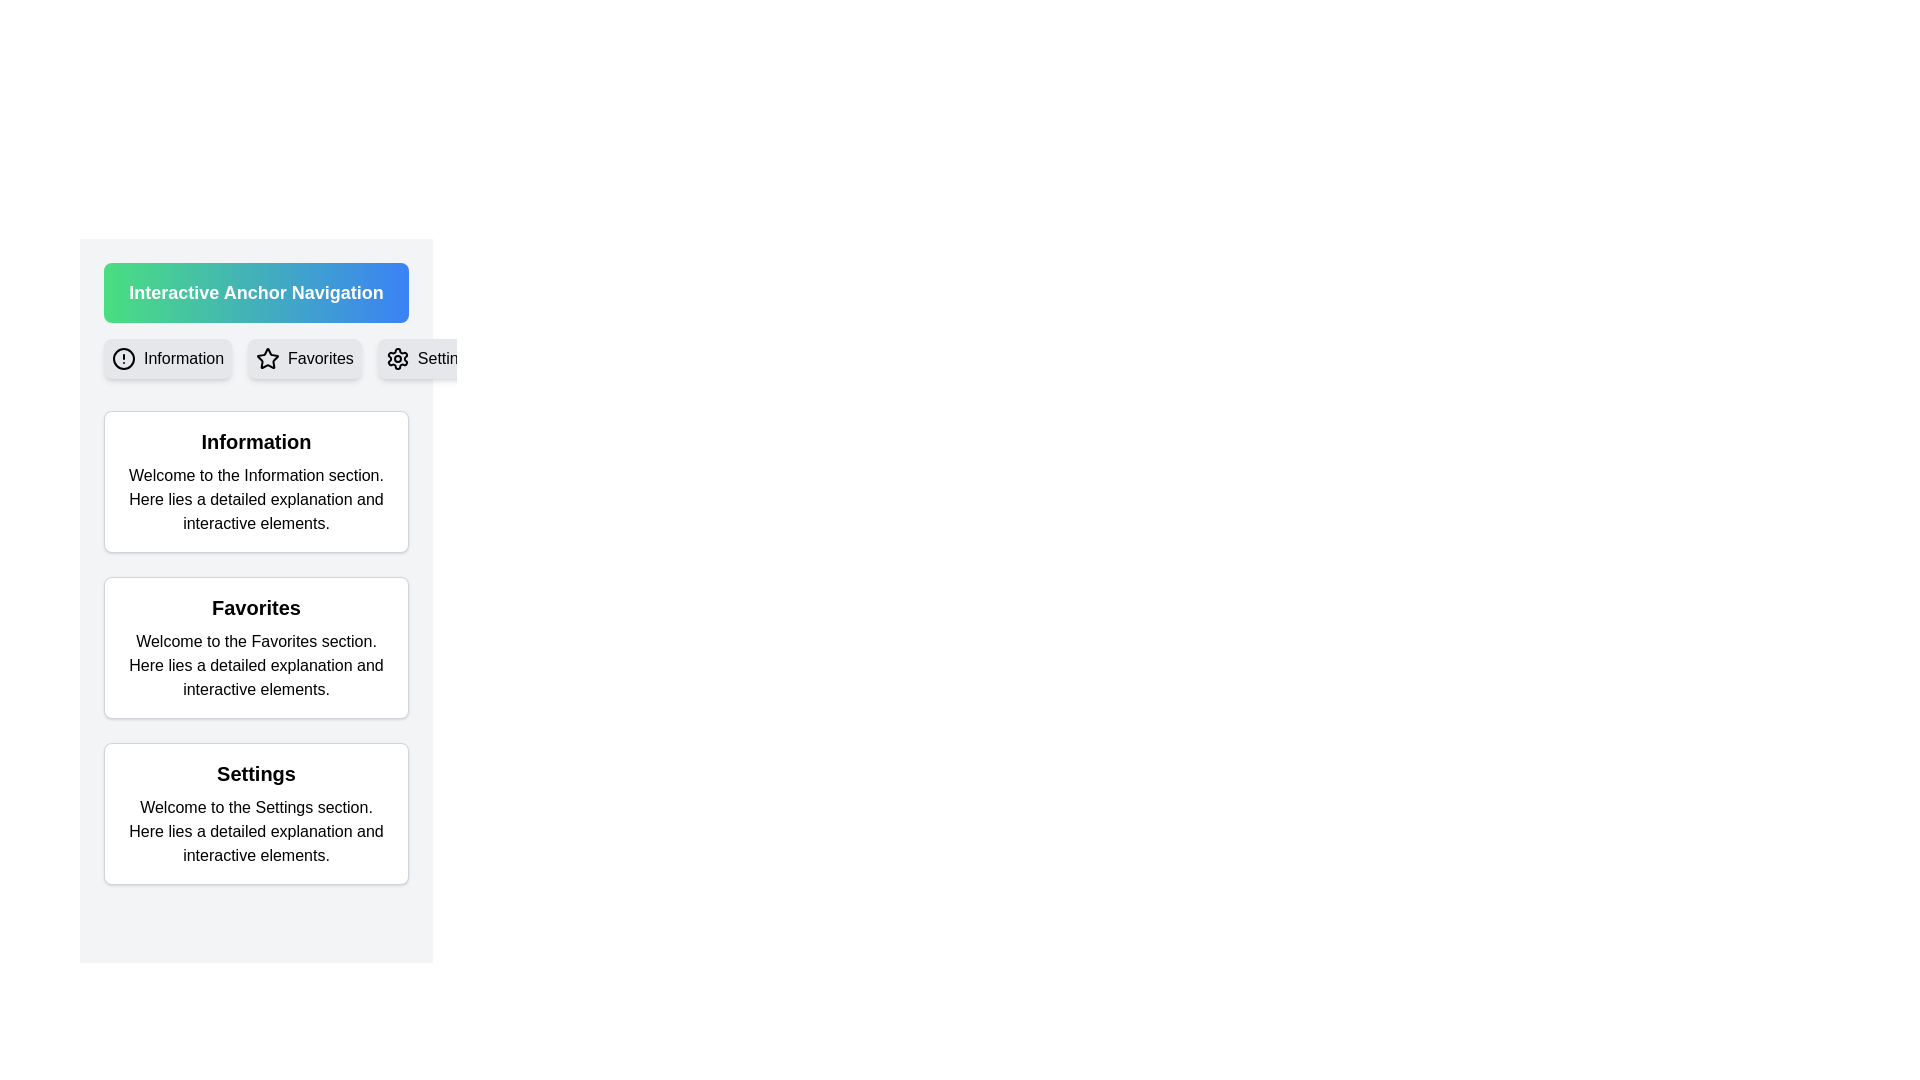 Image resolution: width=1920 pixels, height=1080 pixels. I want to click on the 'Information' navigation button, so click(168, 357).